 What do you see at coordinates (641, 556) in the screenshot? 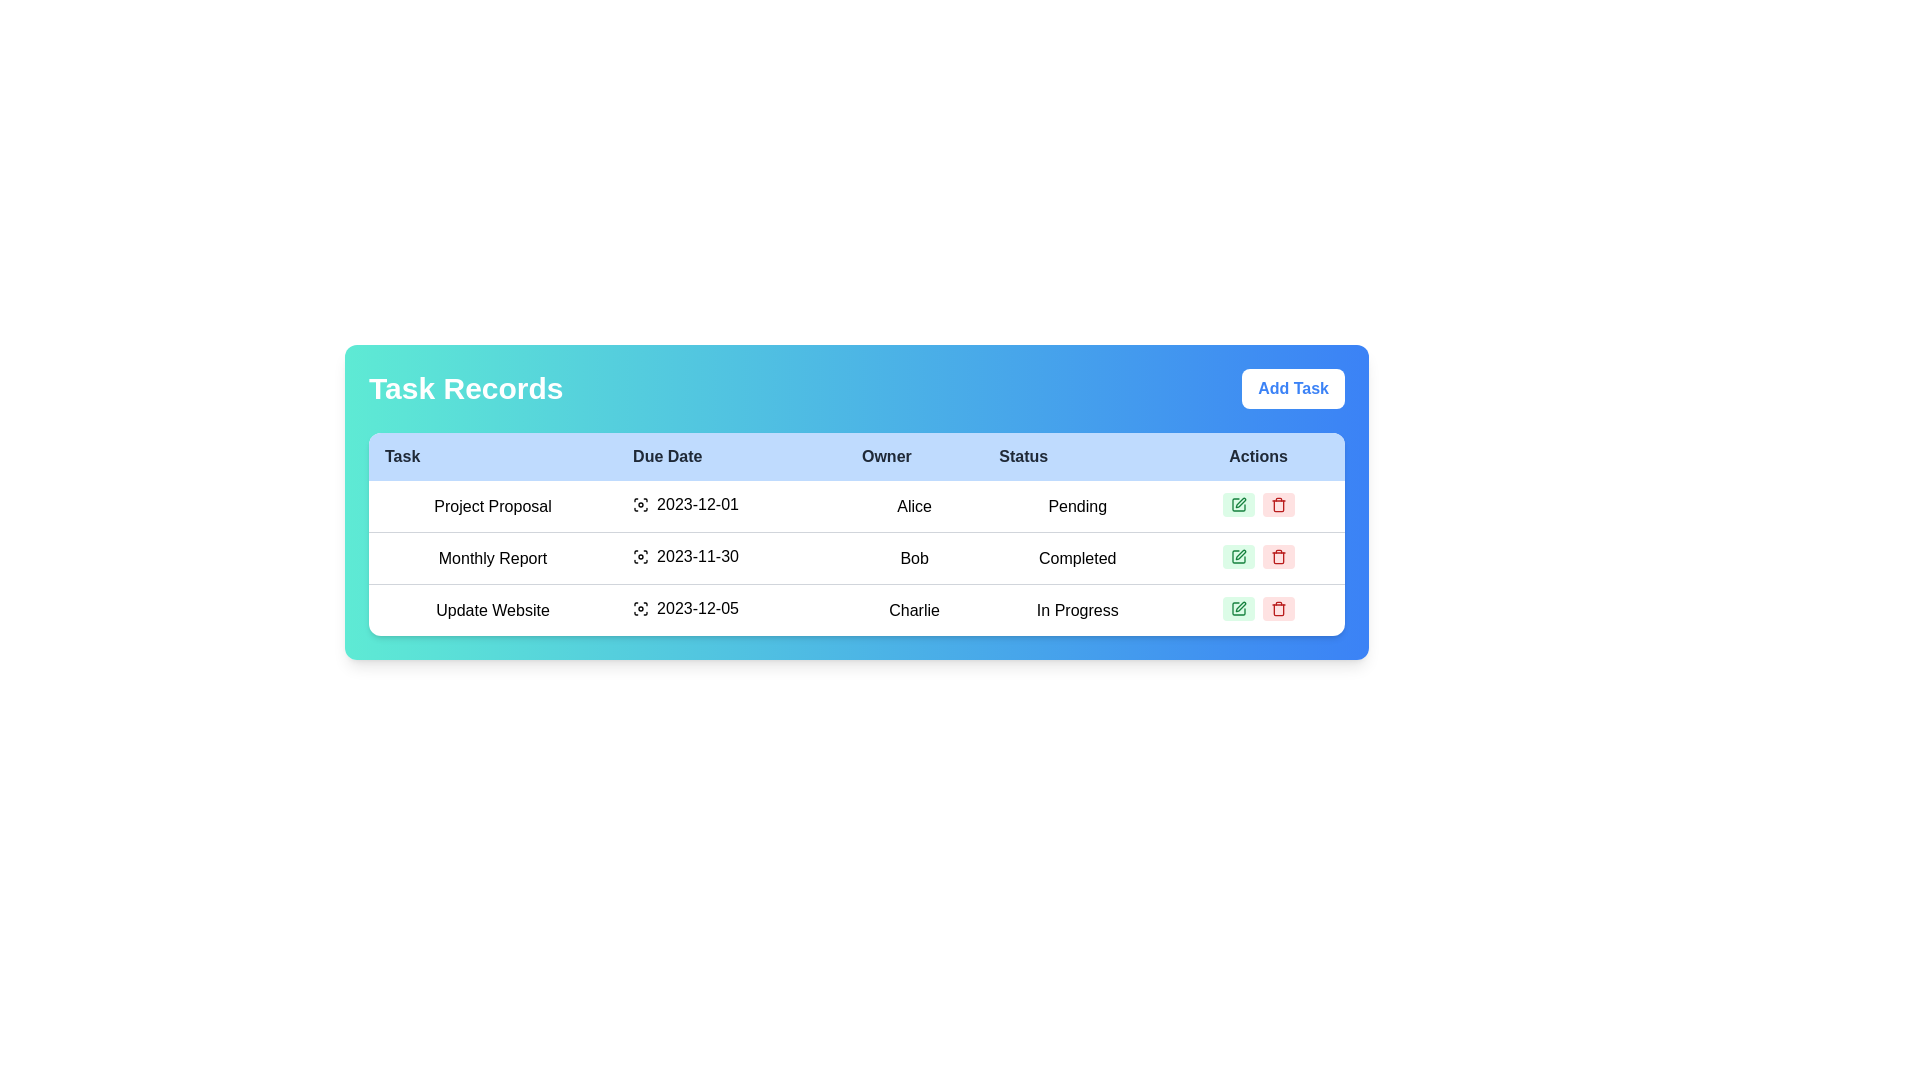
I see `the SVG Icon representing focus or targeting in the 'Task' column of the second row in the 'Task Records' table for the 'Monthly Report' task` at bounding box center [641, 556].